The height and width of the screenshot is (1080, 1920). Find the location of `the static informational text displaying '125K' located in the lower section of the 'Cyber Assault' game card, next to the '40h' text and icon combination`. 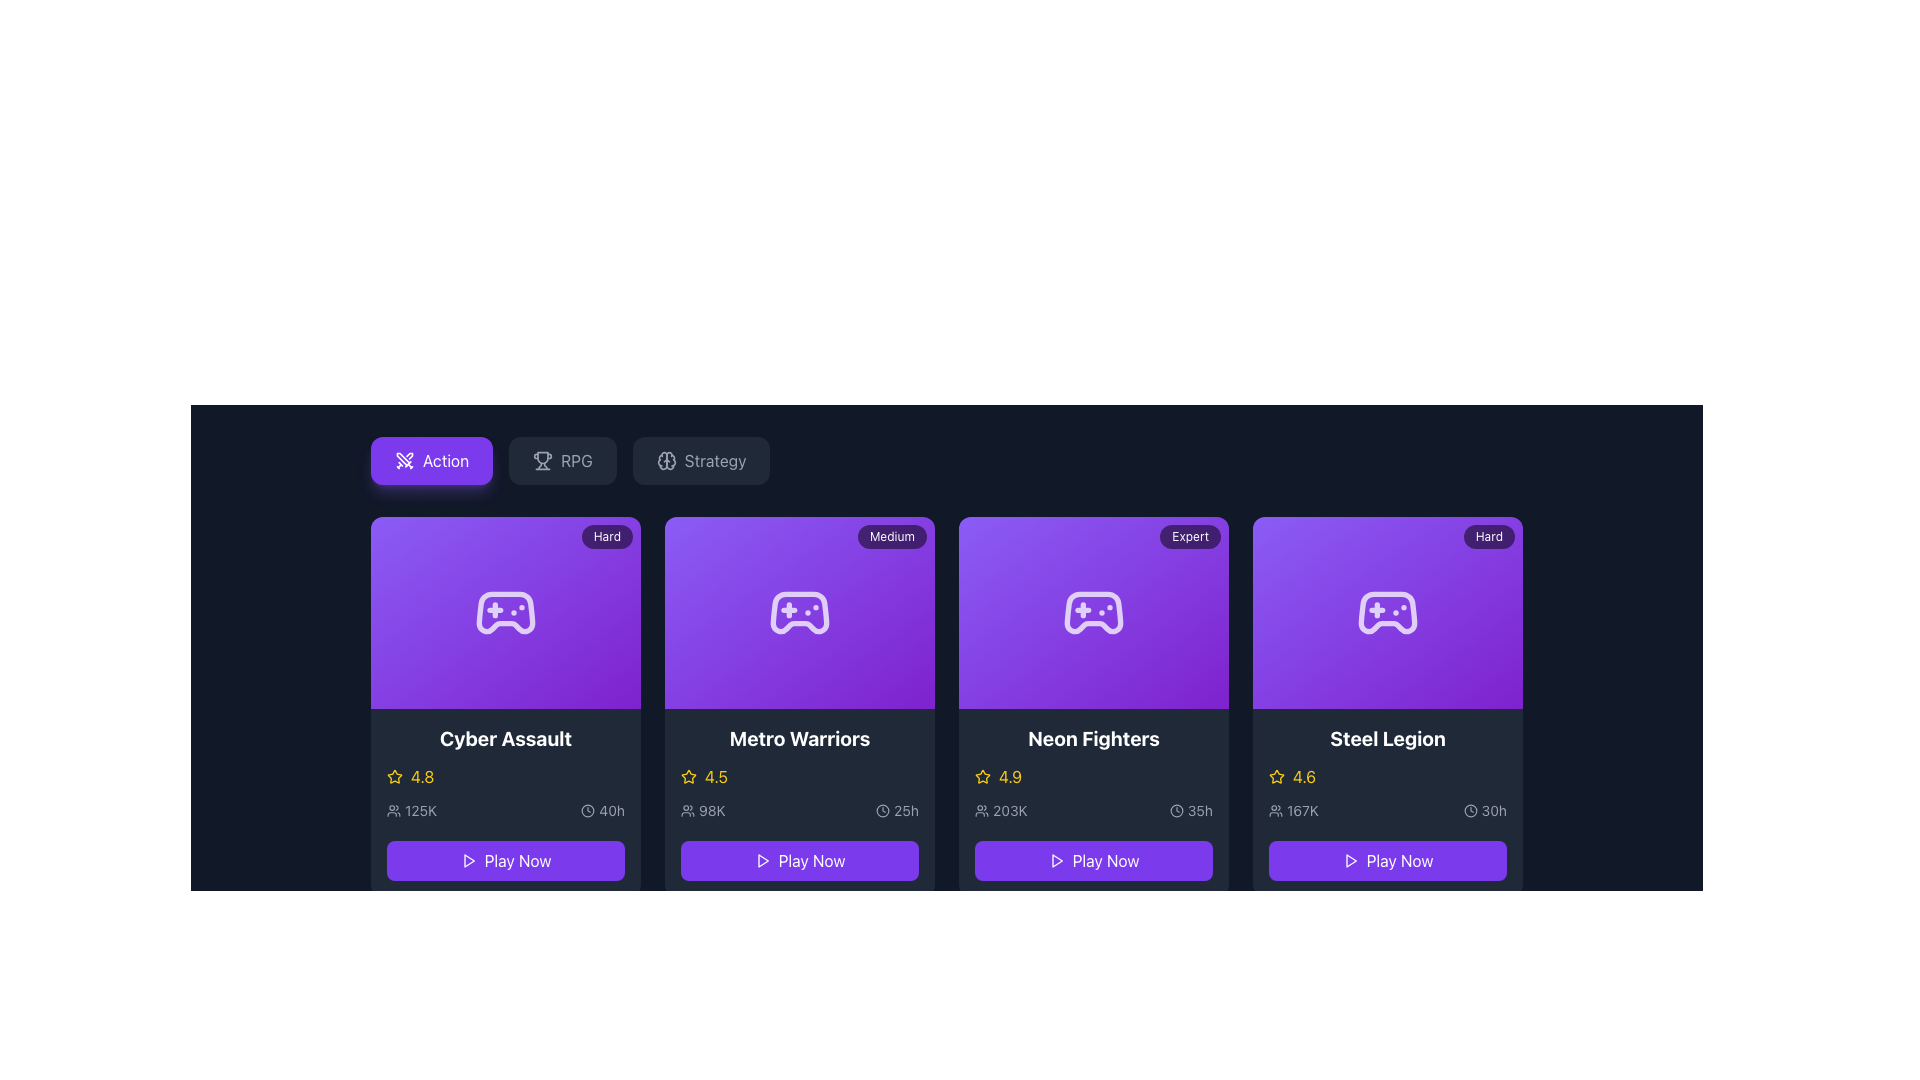

the static informational text displaying '125K' located in the lower section of the 'Cyber Assault' game card, next to the '40h' text and icon combination is located at coordinates (411, 810).